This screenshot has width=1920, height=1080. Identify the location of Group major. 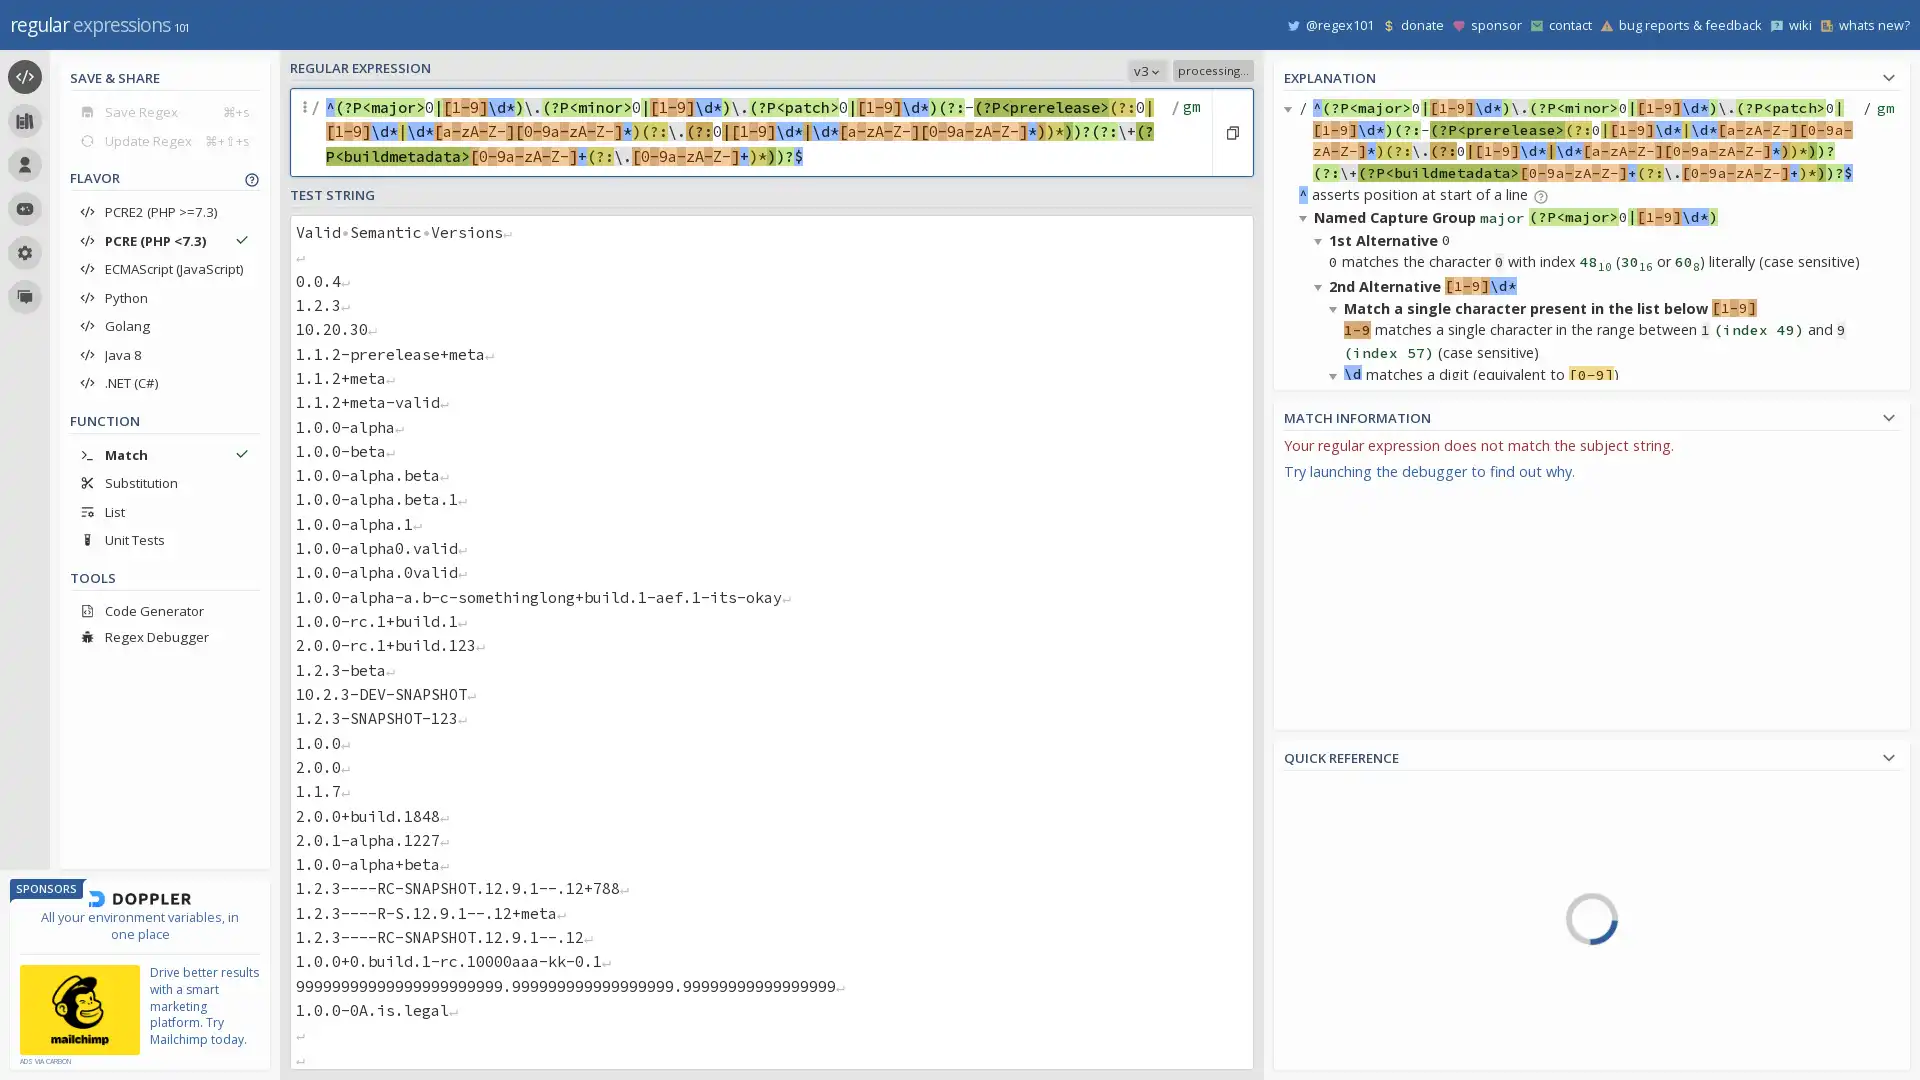
(1337, 495).